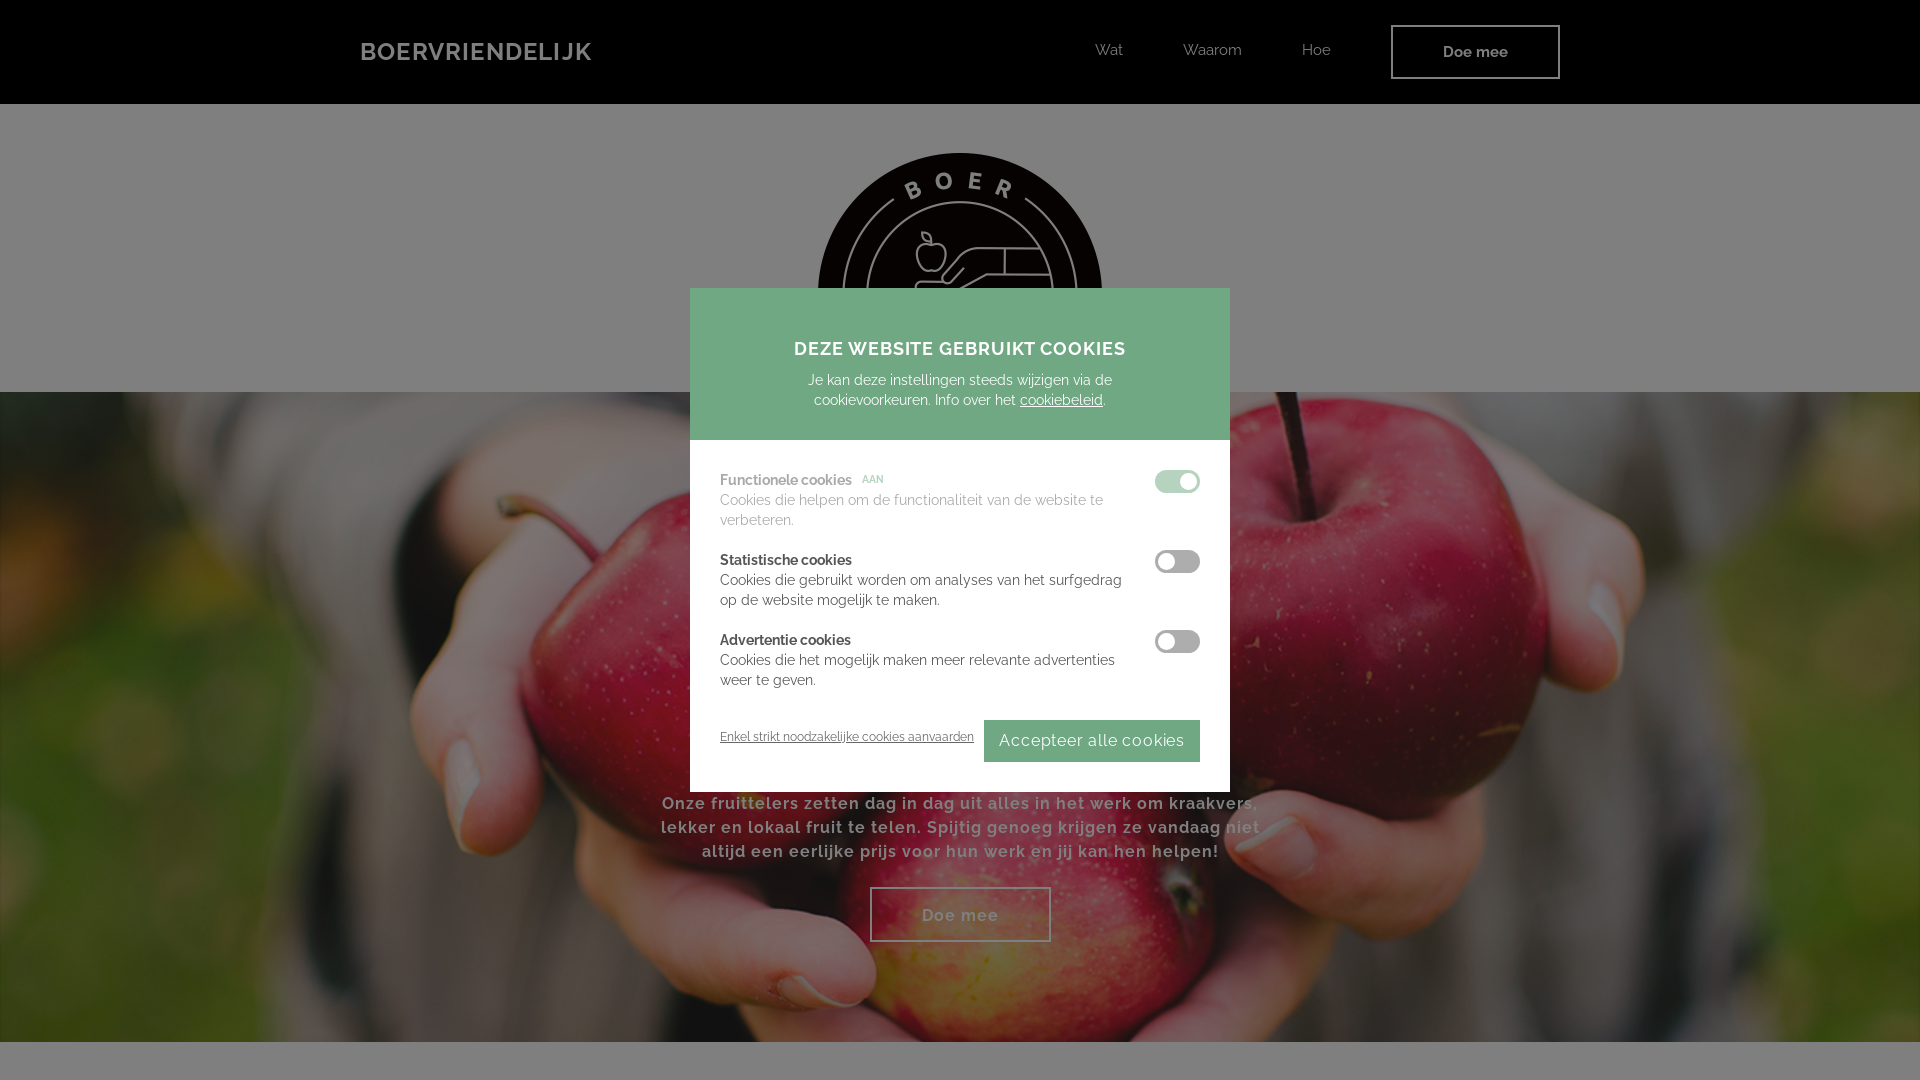 This screenshot has width=1920, height=1080. I want to click on 'Doe mee', so click(1475, 50).